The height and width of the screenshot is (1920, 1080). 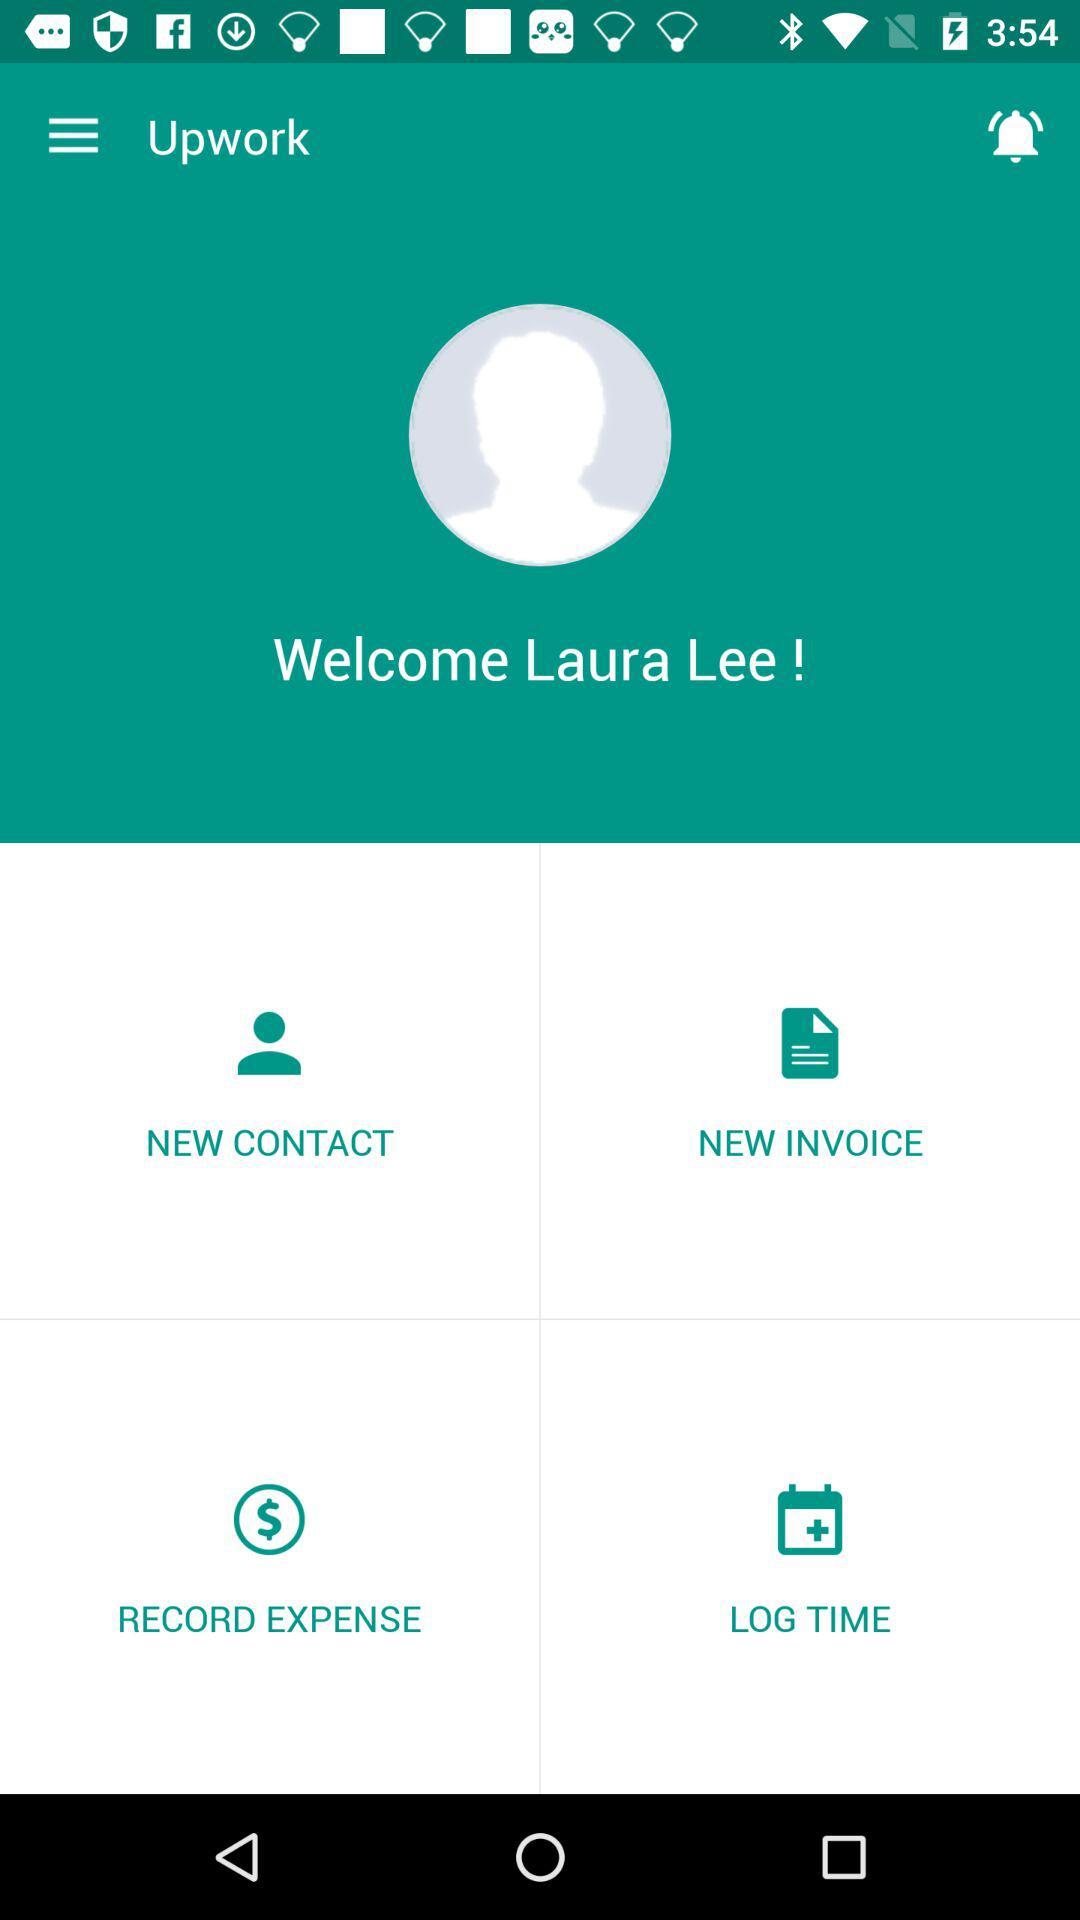 I want to click on icon above new contact, so click(x=72, y=135).